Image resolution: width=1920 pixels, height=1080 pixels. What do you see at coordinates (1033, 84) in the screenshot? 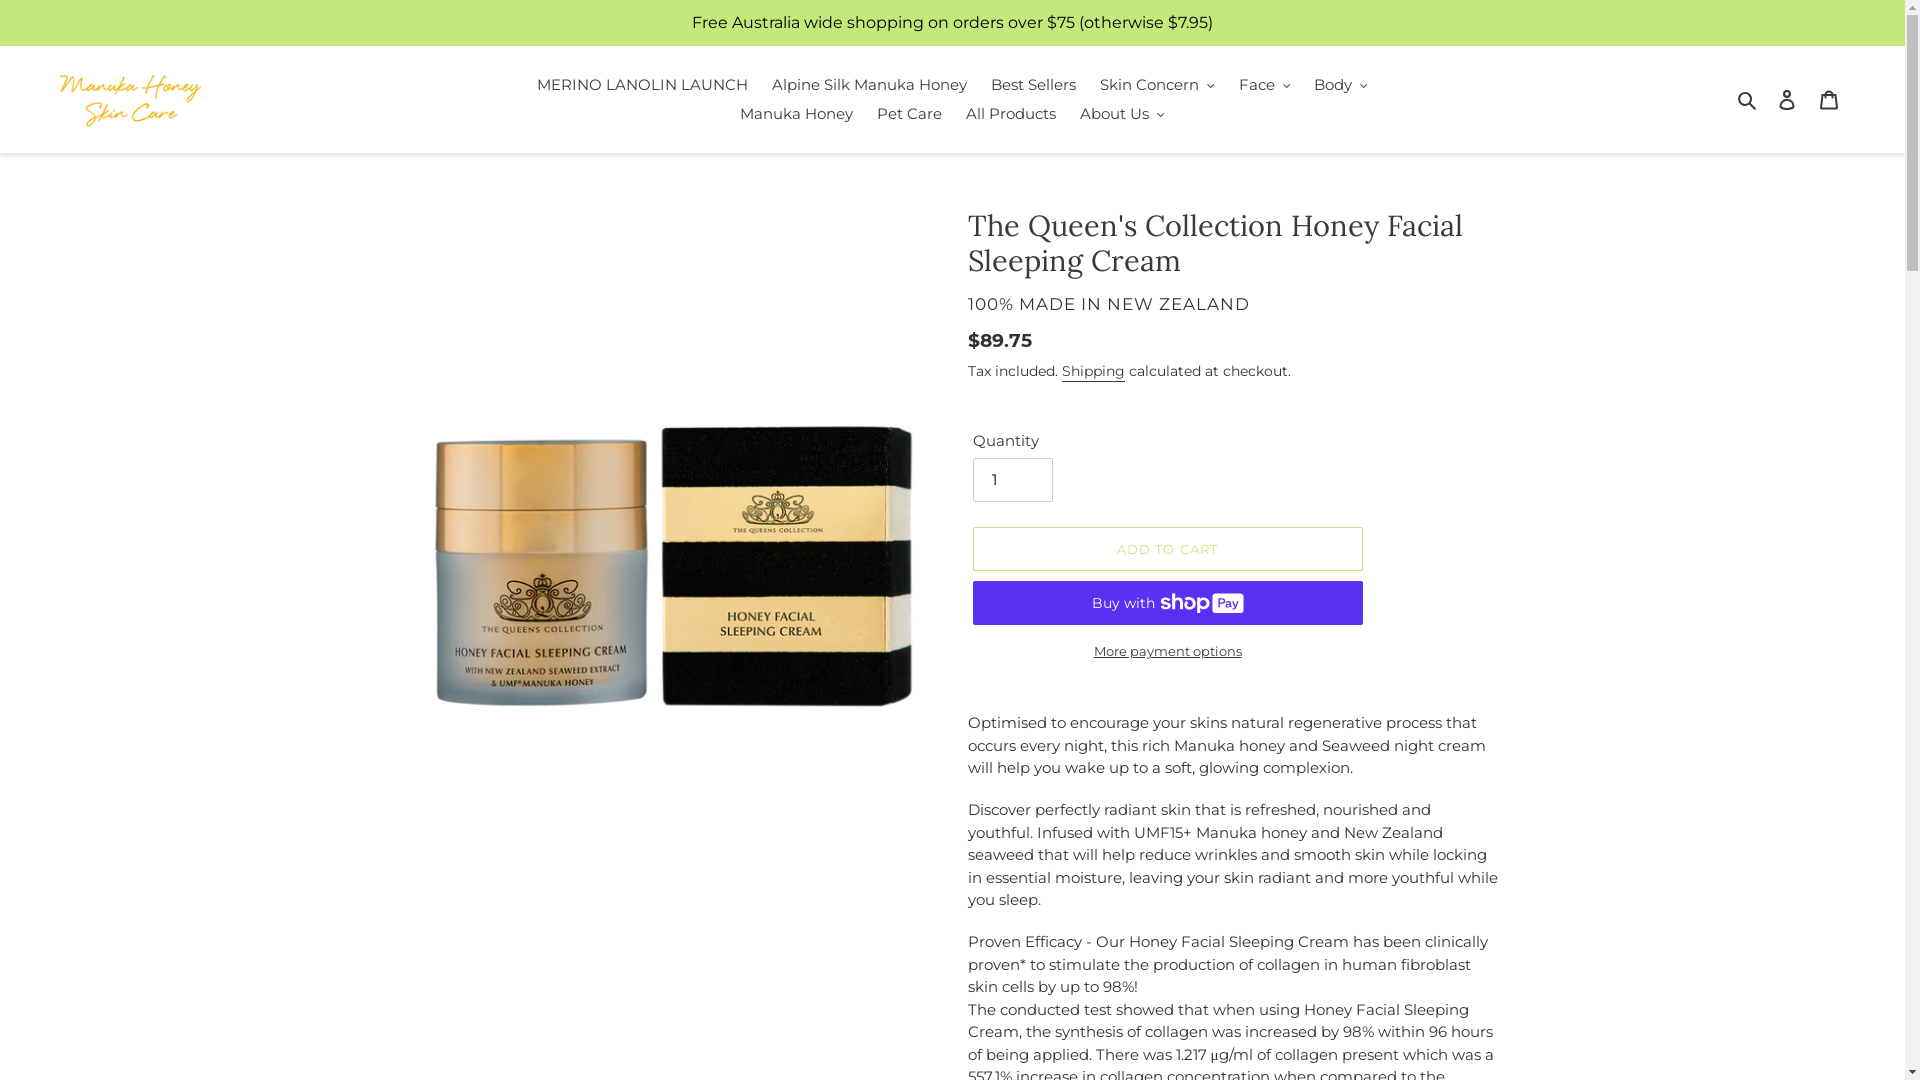
I see `'Best Sellers'` at bounding box center [1033, 84].